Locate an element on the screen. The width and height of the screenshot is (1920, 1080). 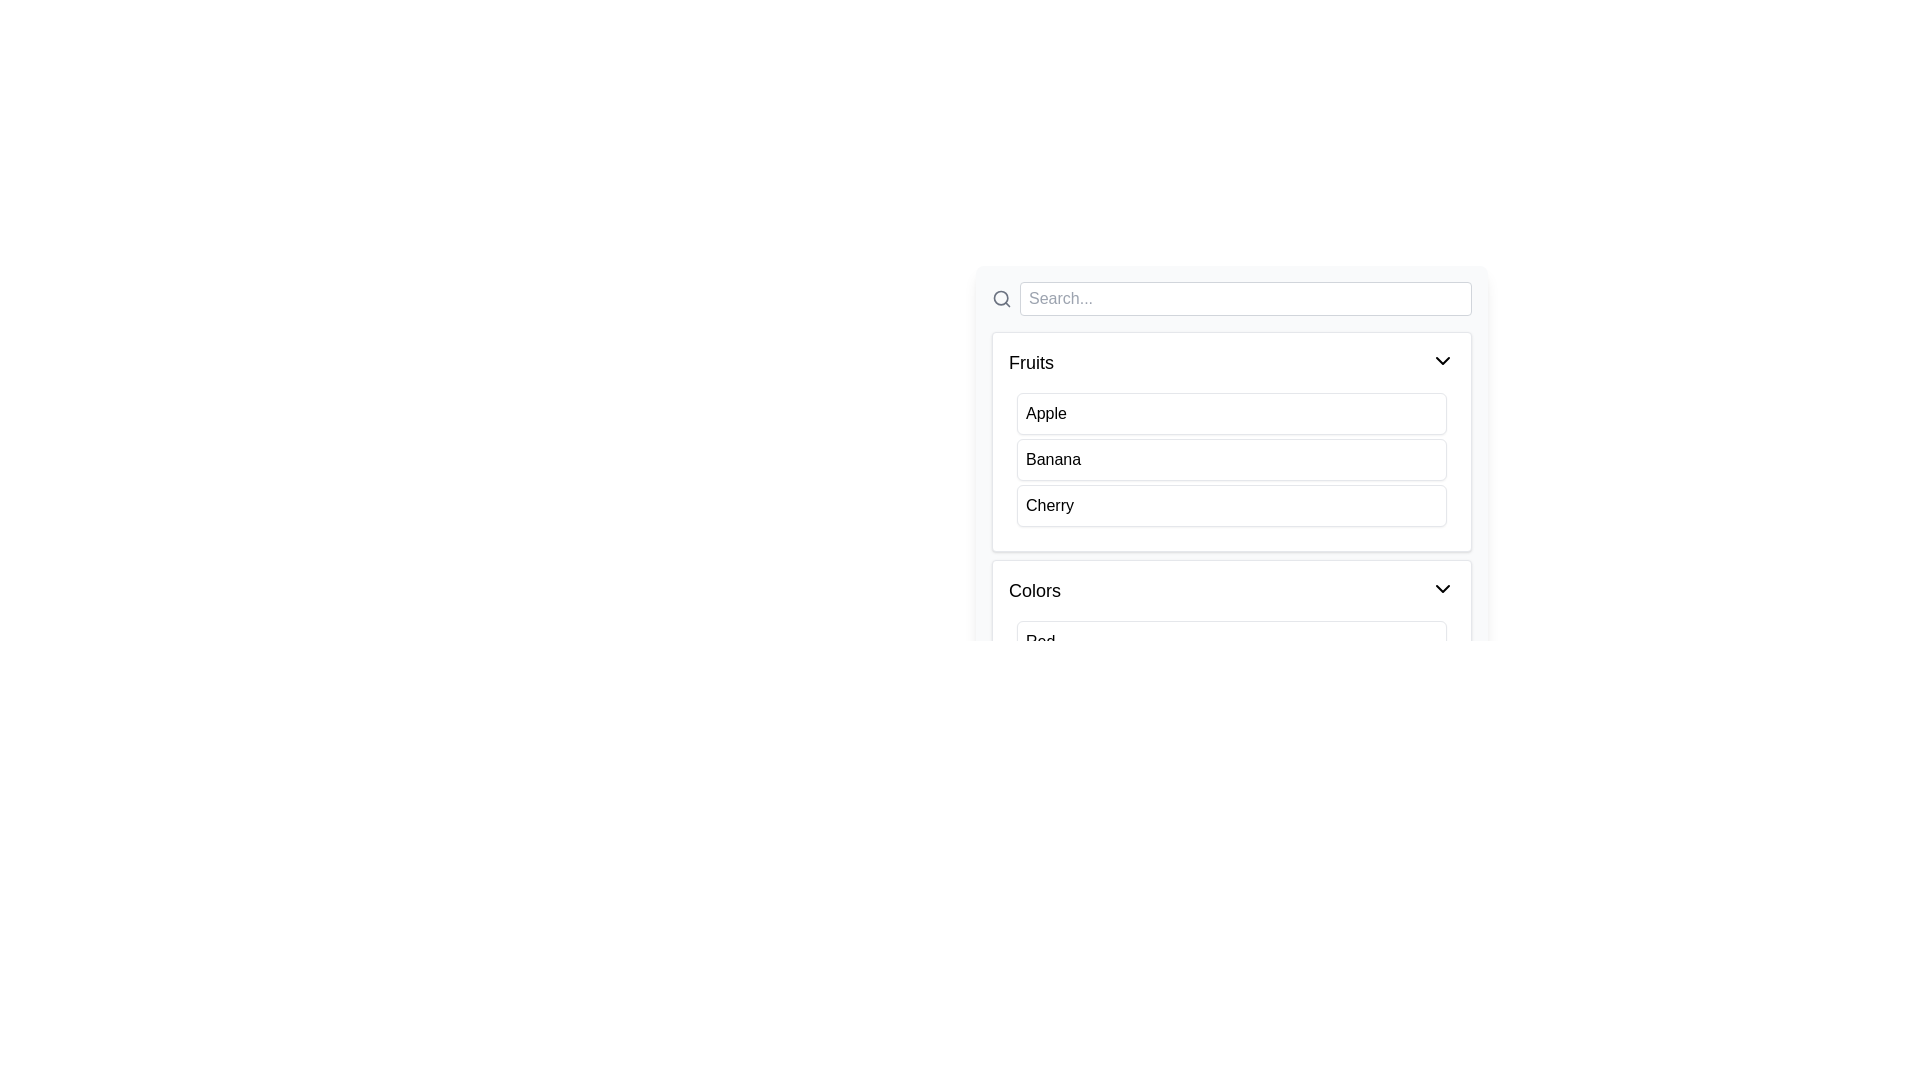
the gray magnifying glass icon representing the search function, which is positioned to the left of the search input field is located at coordinates (1002, 299).